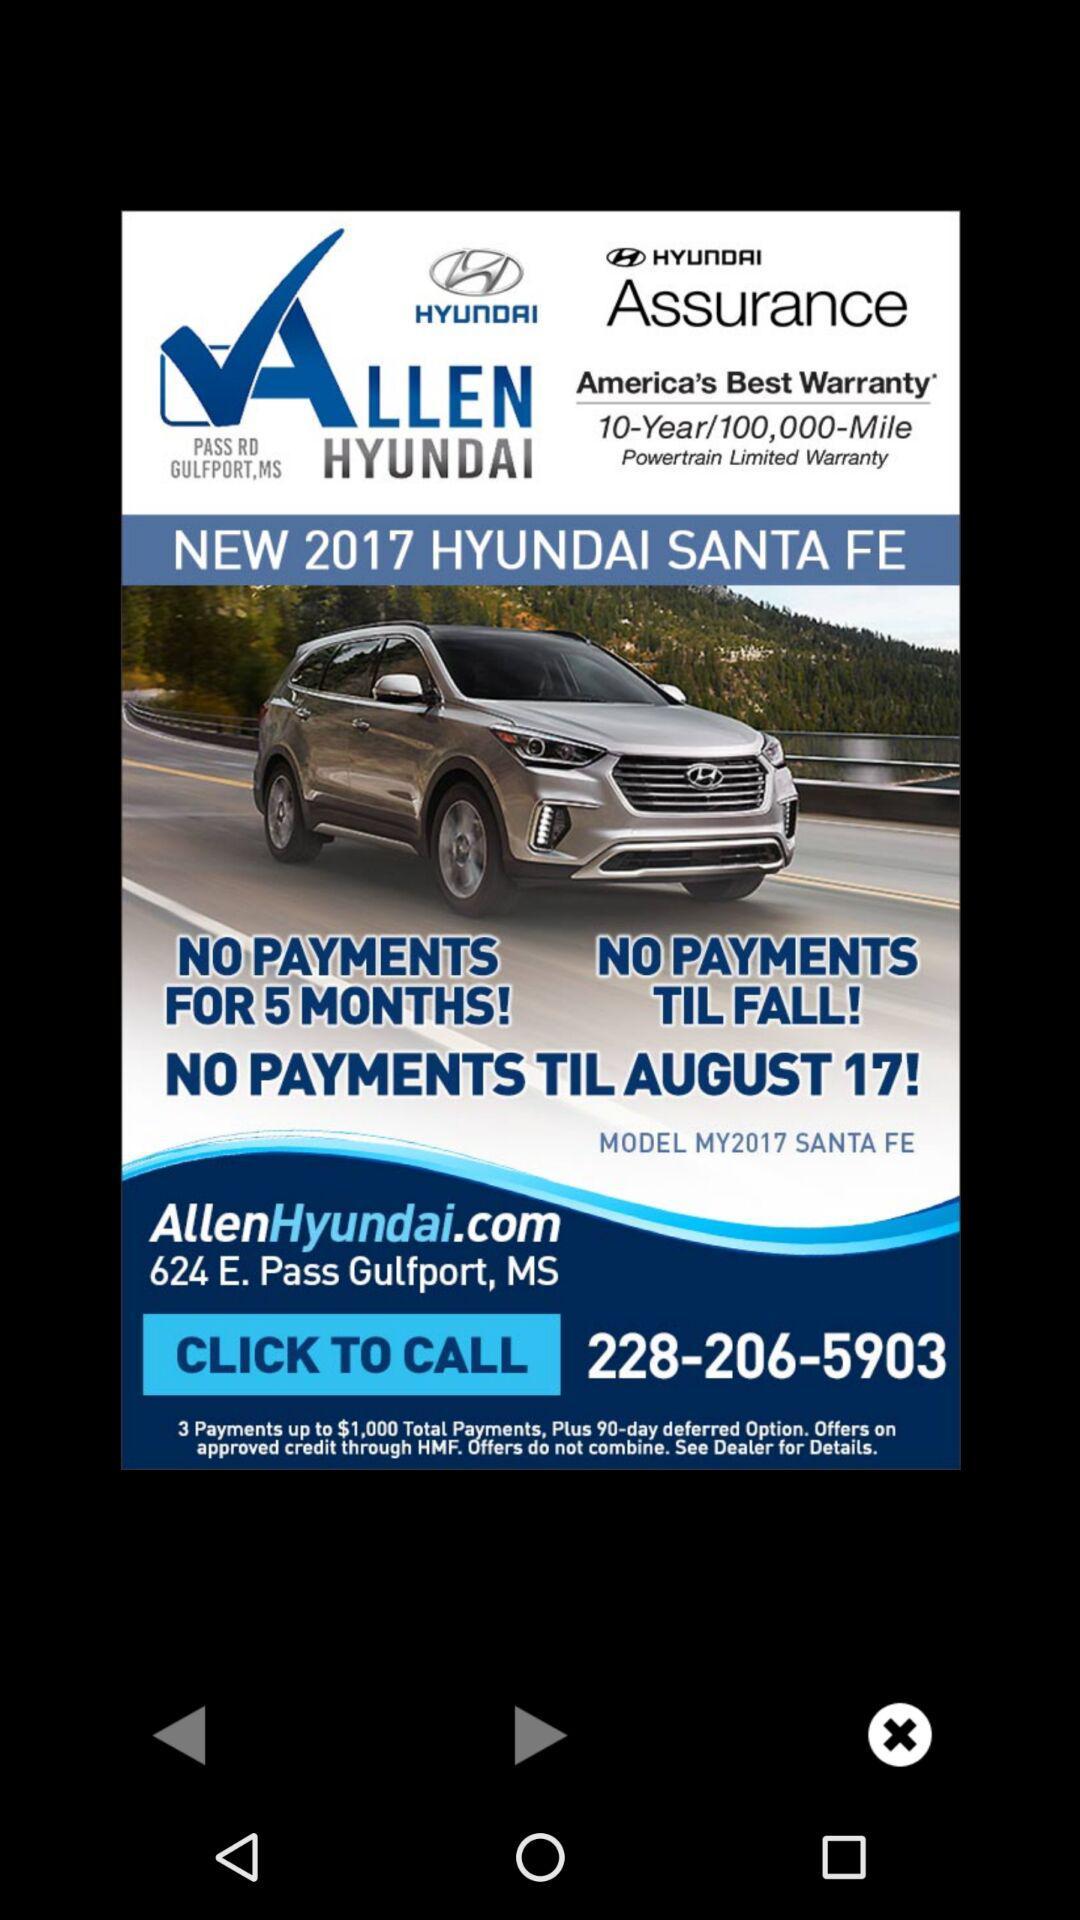 The image size is (1080, 1920). I want to click on advertisement screen, so click(540, 837).